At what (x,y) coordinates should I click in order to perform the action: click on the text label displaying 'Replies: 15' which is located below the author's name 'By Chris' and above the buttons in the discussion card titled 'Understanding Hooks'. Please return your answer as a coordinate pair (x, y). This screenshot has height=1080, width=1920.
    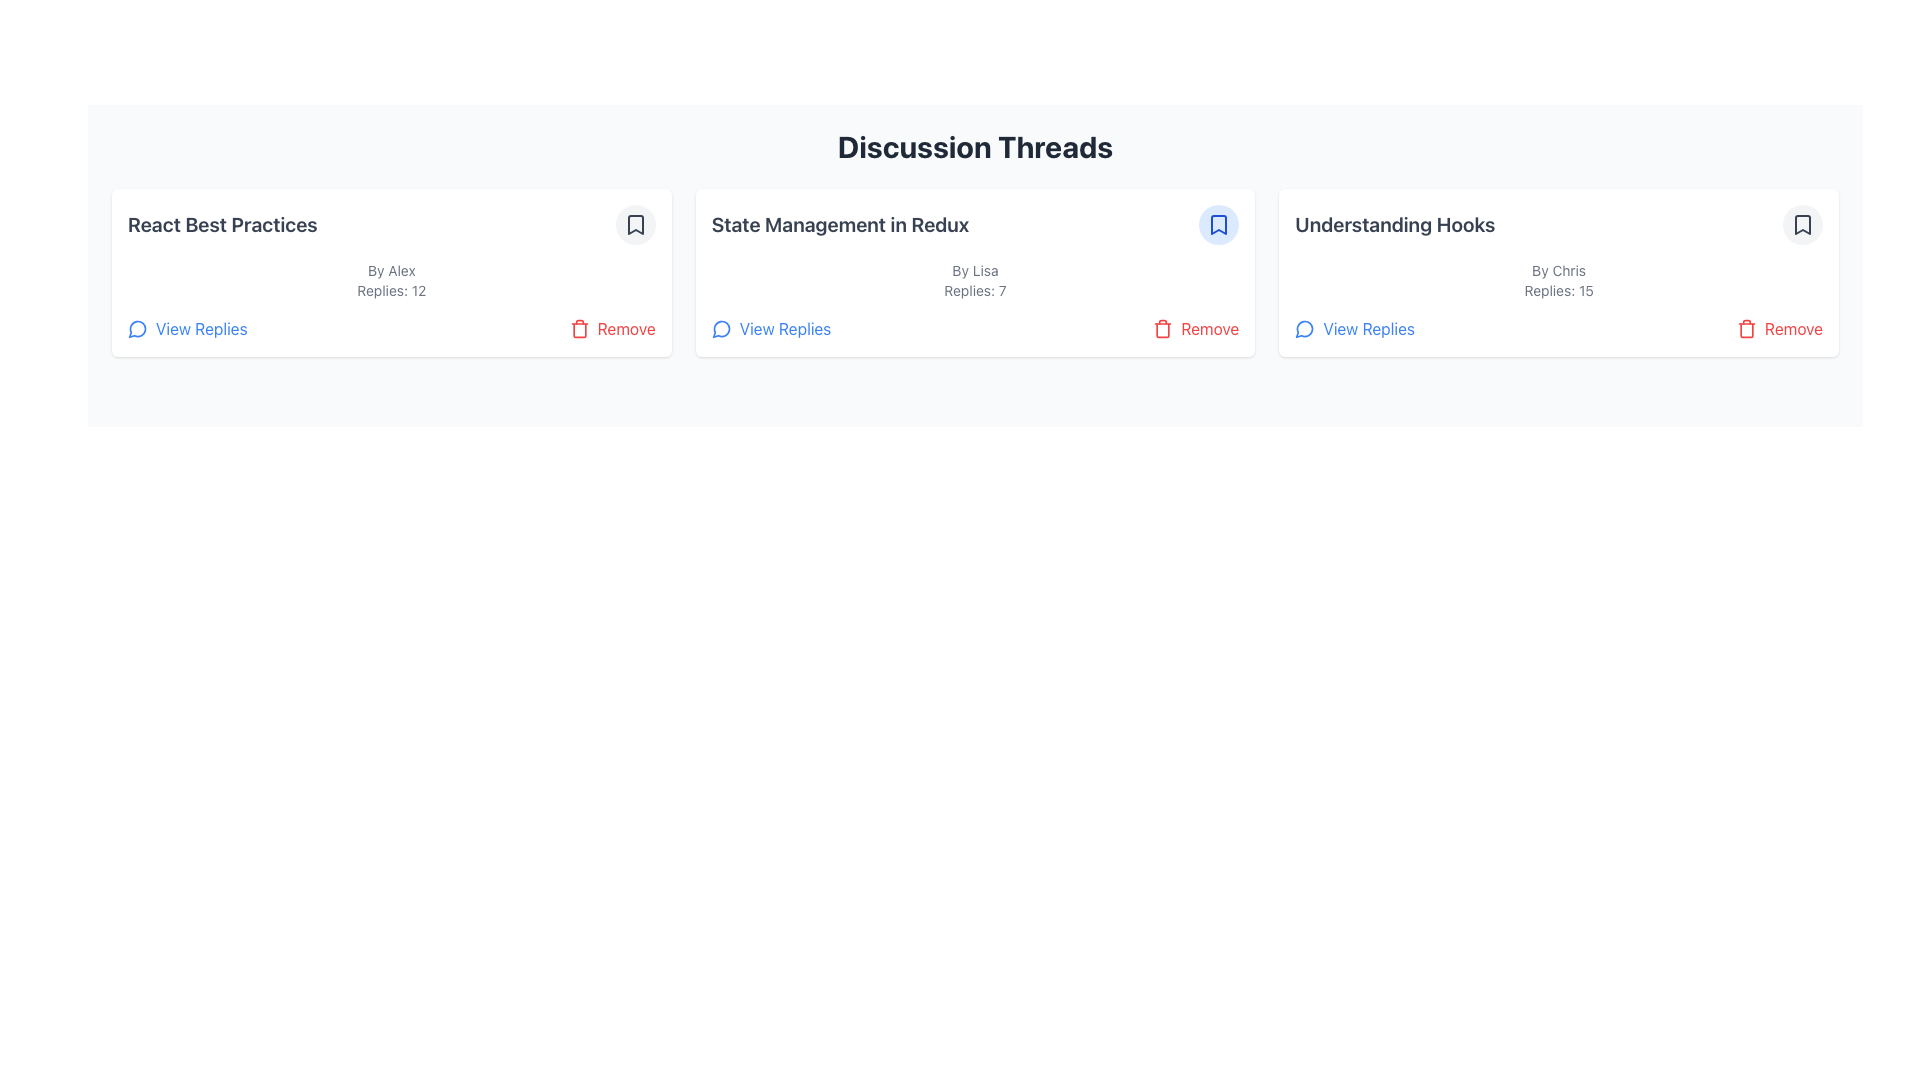
    Looking at the image, I should click on (1558, 290).